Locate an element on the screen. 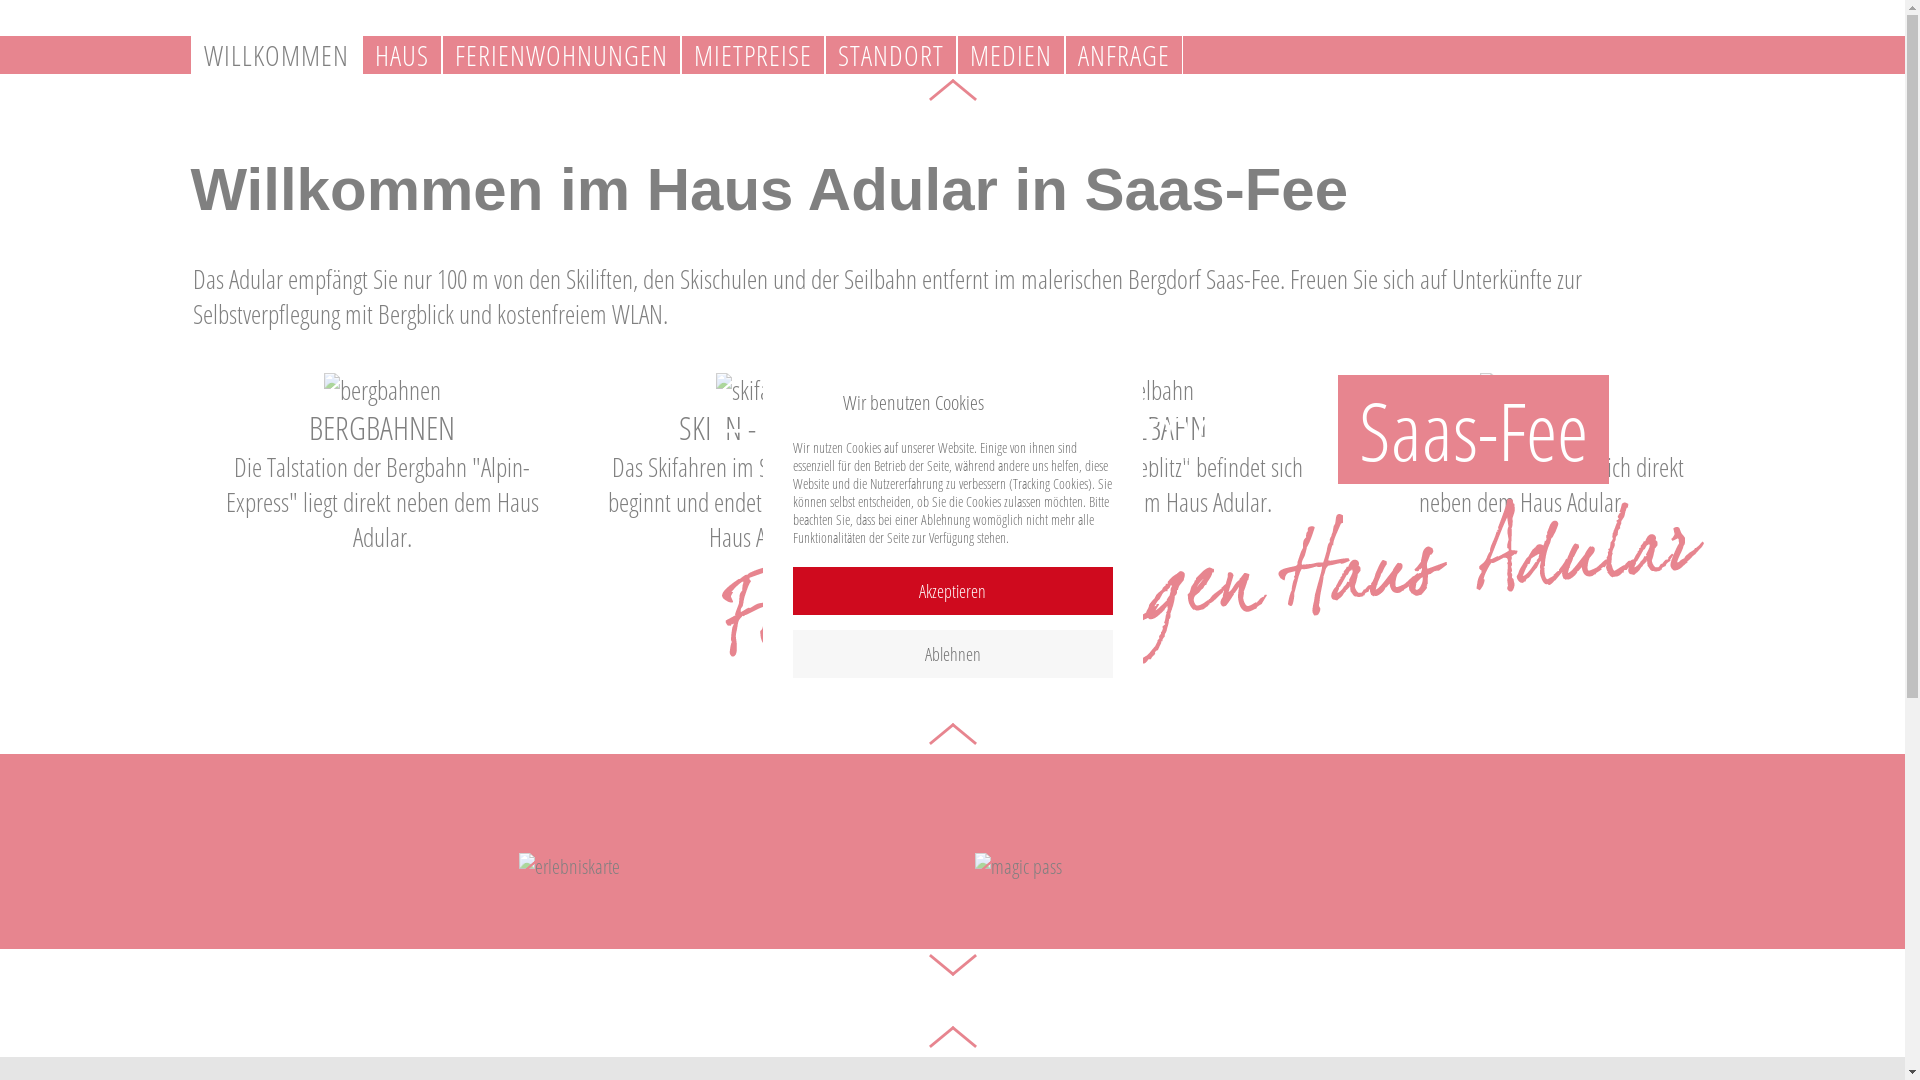 The height and width of the screenshot is (1080, 1920). 'FERIENWOHNUNGEN' is located at coordinates (560, 53).